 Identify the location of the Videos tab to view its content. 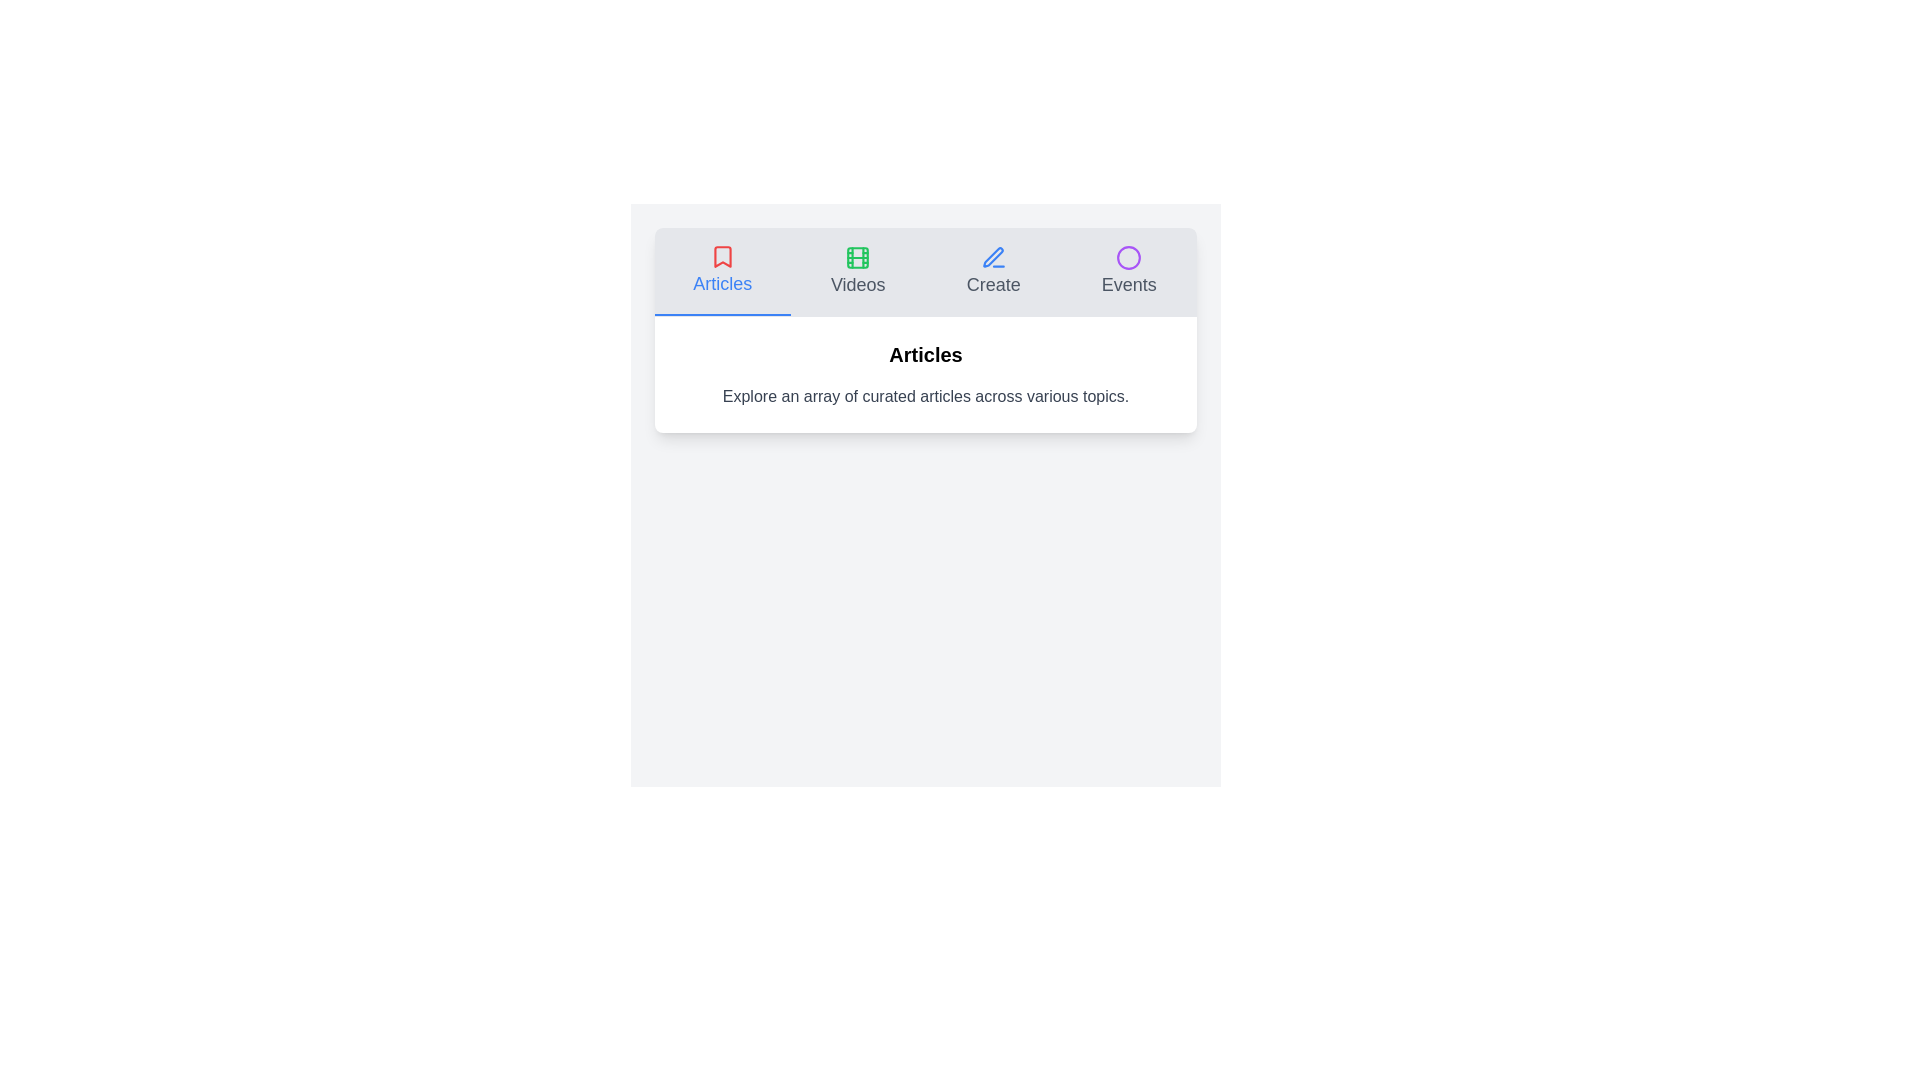
(858, 272).